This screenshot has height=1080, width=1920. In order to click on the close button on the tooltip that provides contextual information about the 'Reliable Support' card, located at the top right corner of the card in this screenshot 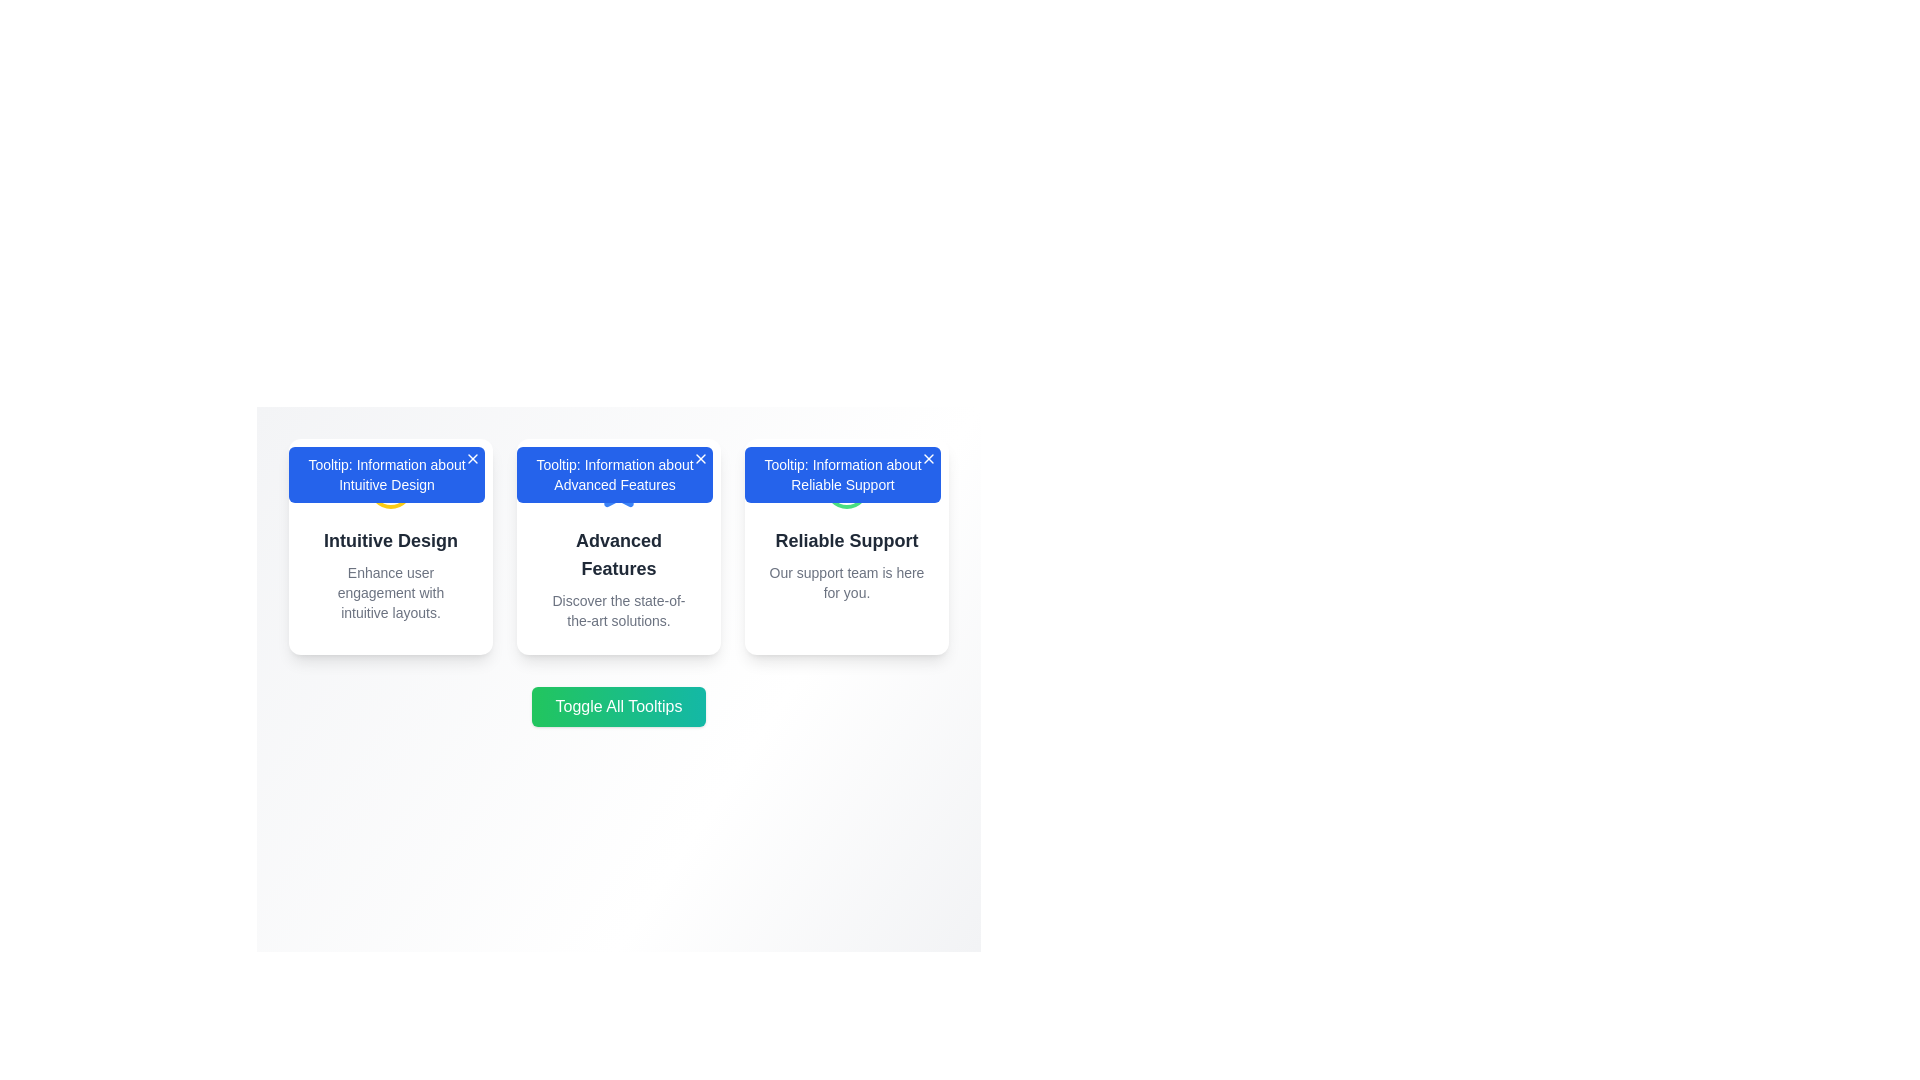, I will do `click(843, 474)`.